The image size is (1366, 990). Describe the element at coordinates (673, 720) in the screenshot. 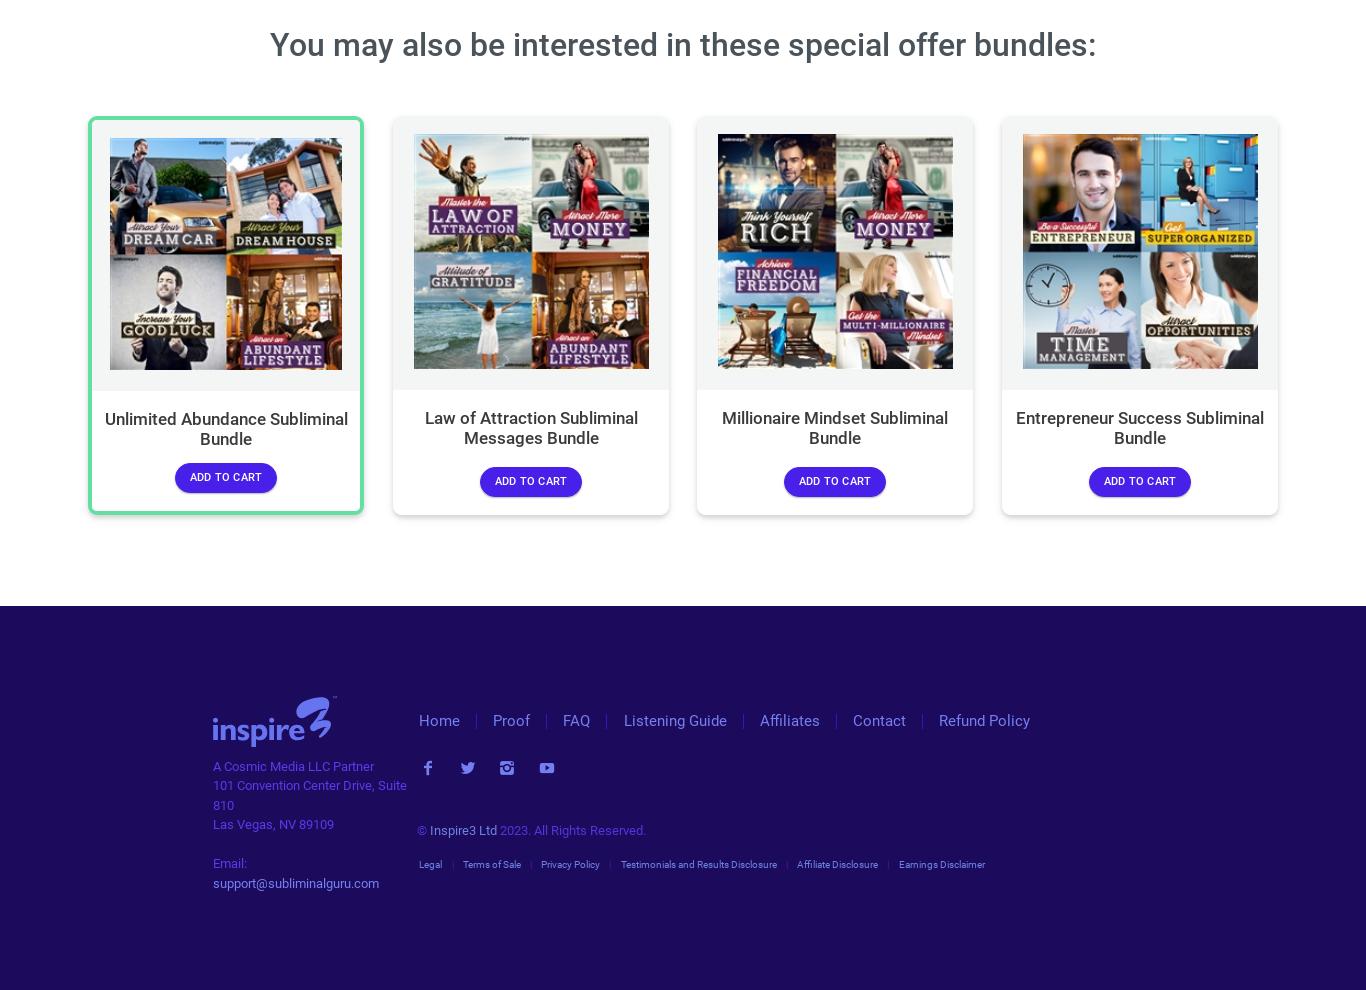

I see `'Listening Guide'` at that location.